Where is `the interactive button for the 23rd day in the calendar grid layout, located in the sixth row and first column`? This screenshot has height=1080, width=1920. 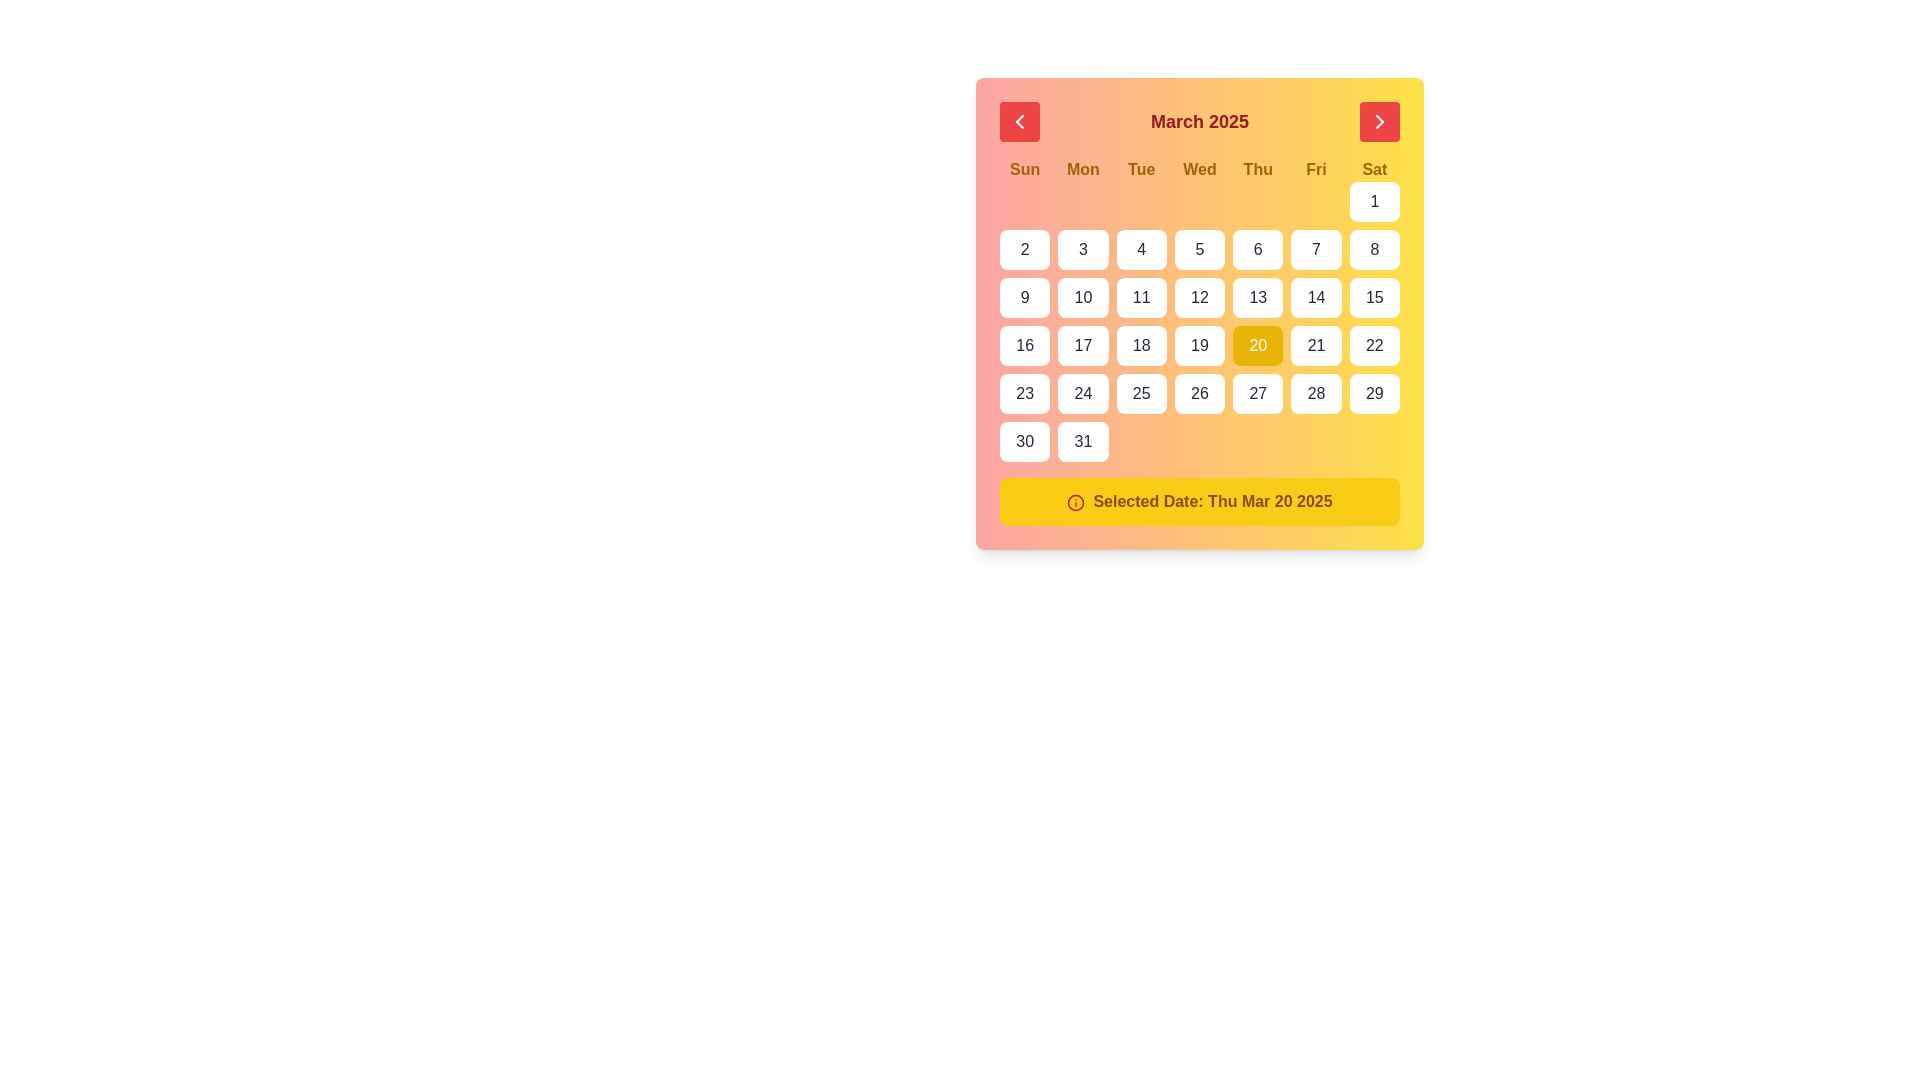 the interactive button for the 23rd day in the calendar grid layout, located in the sixth row and first column is located at coordinates (1025, 393).